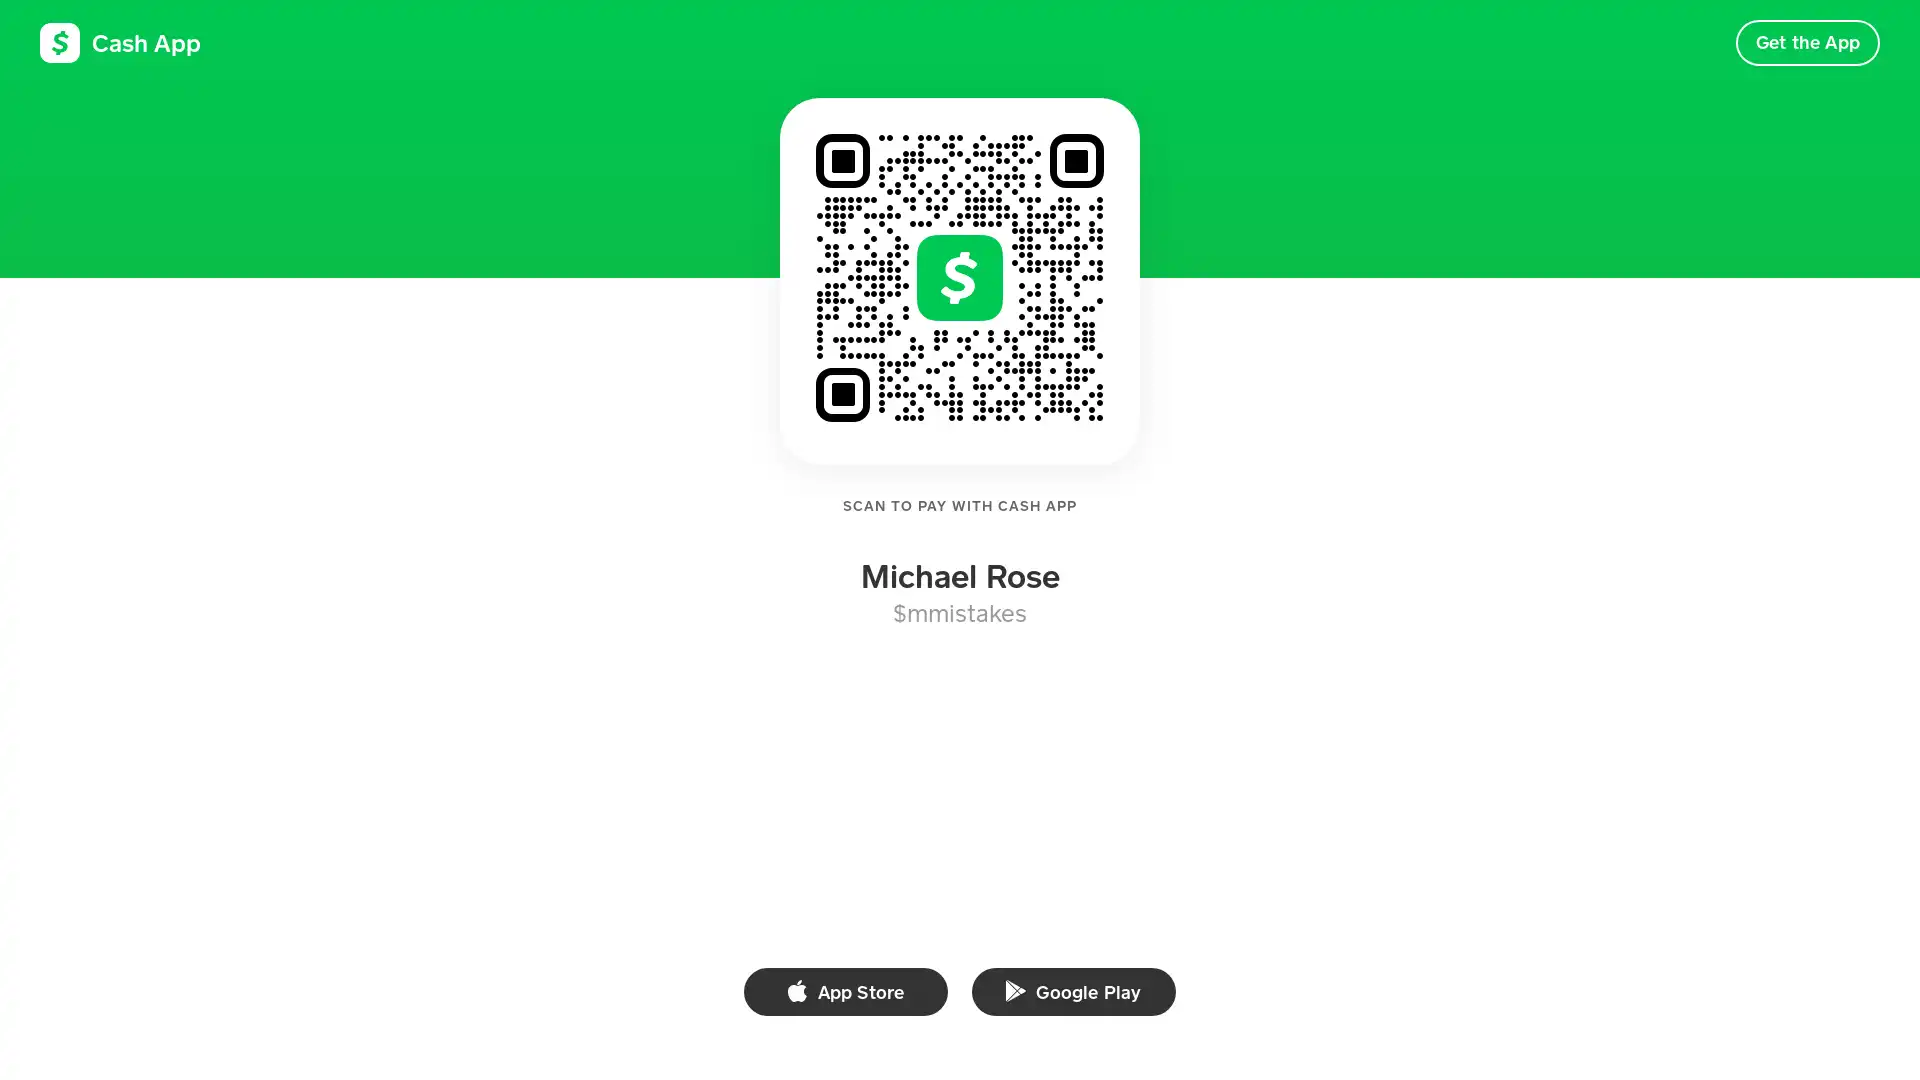  Describe the element at coordinates (1807, 42) in the screenshot. I see `Get the App` at that location.